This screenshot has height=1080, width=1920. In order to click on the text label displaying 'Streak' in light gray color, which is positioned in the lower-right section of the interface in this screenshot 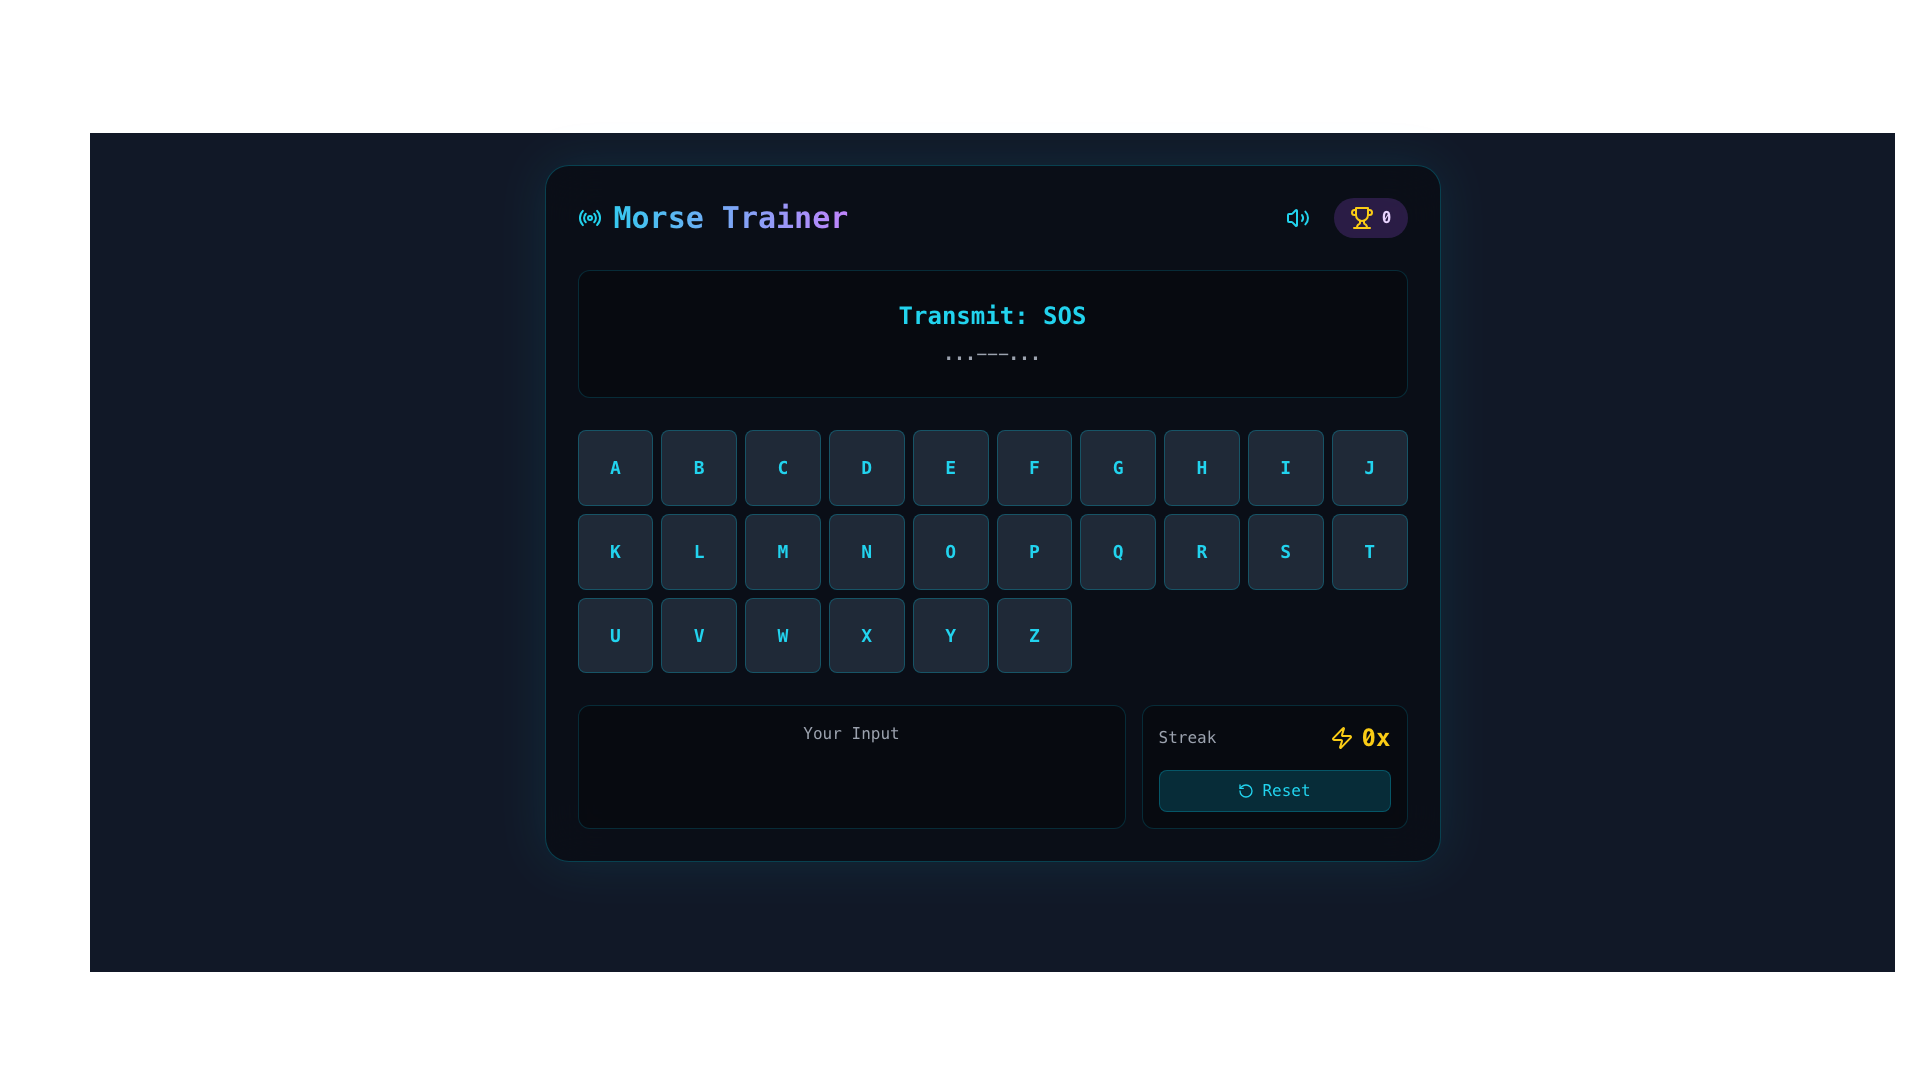, I will do `click(1187, 738)`.